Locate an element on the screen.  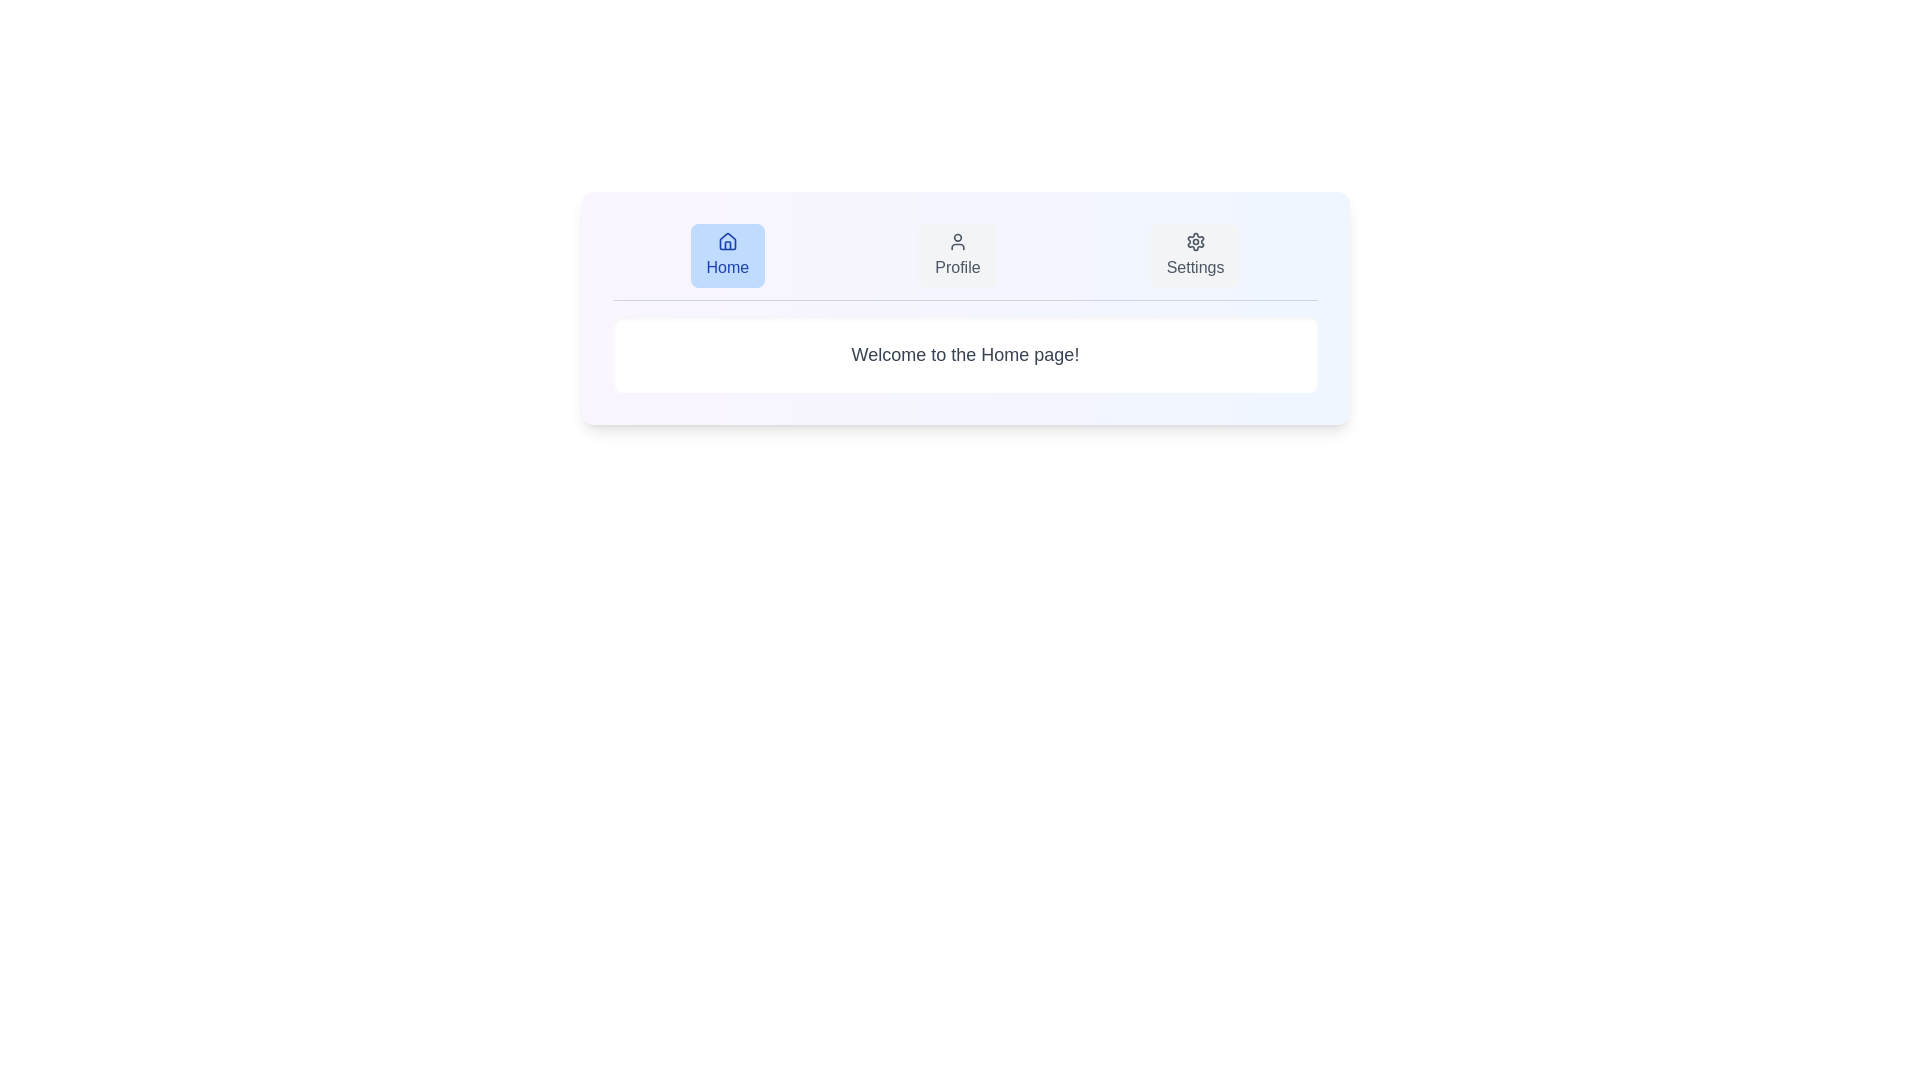
the Settings tab by clicking on it is located at coordinates (1195, 254).